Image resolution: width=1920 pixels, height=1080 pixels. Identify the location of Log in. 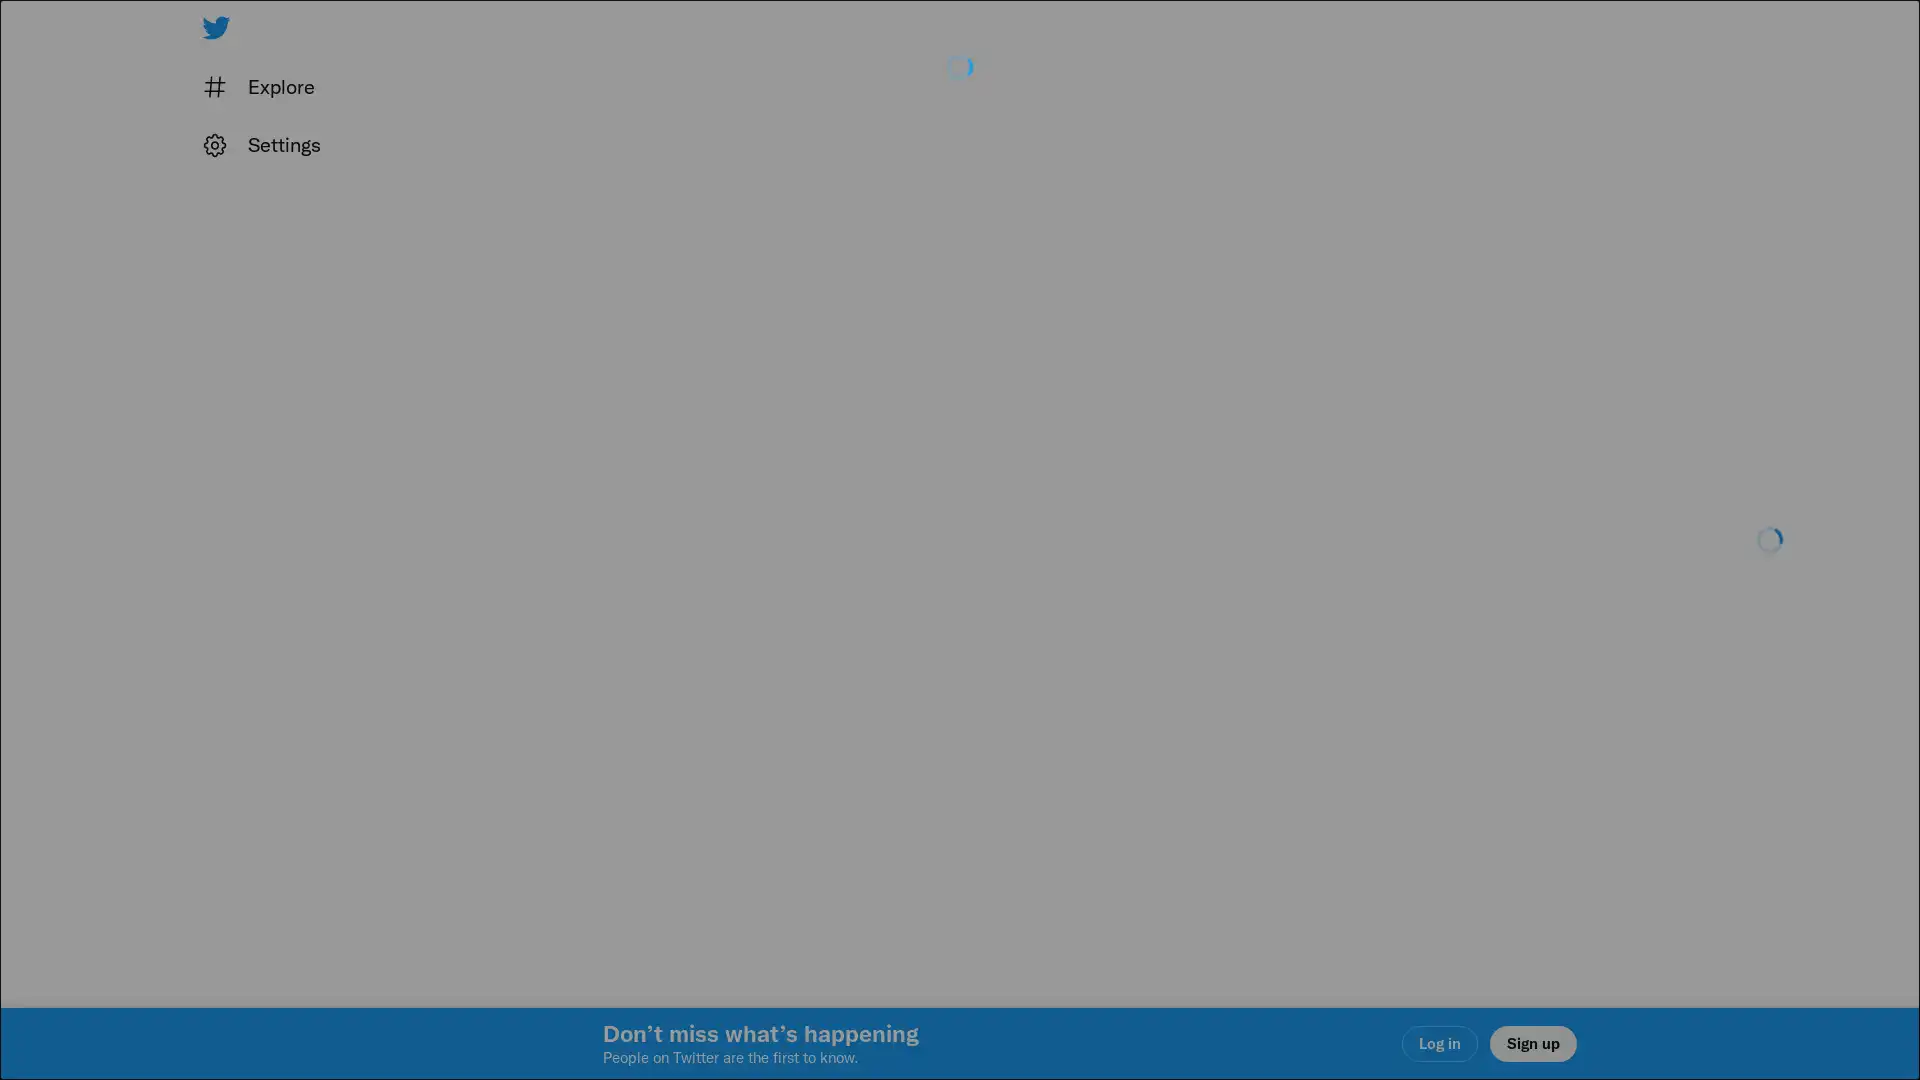
(1200, 681).